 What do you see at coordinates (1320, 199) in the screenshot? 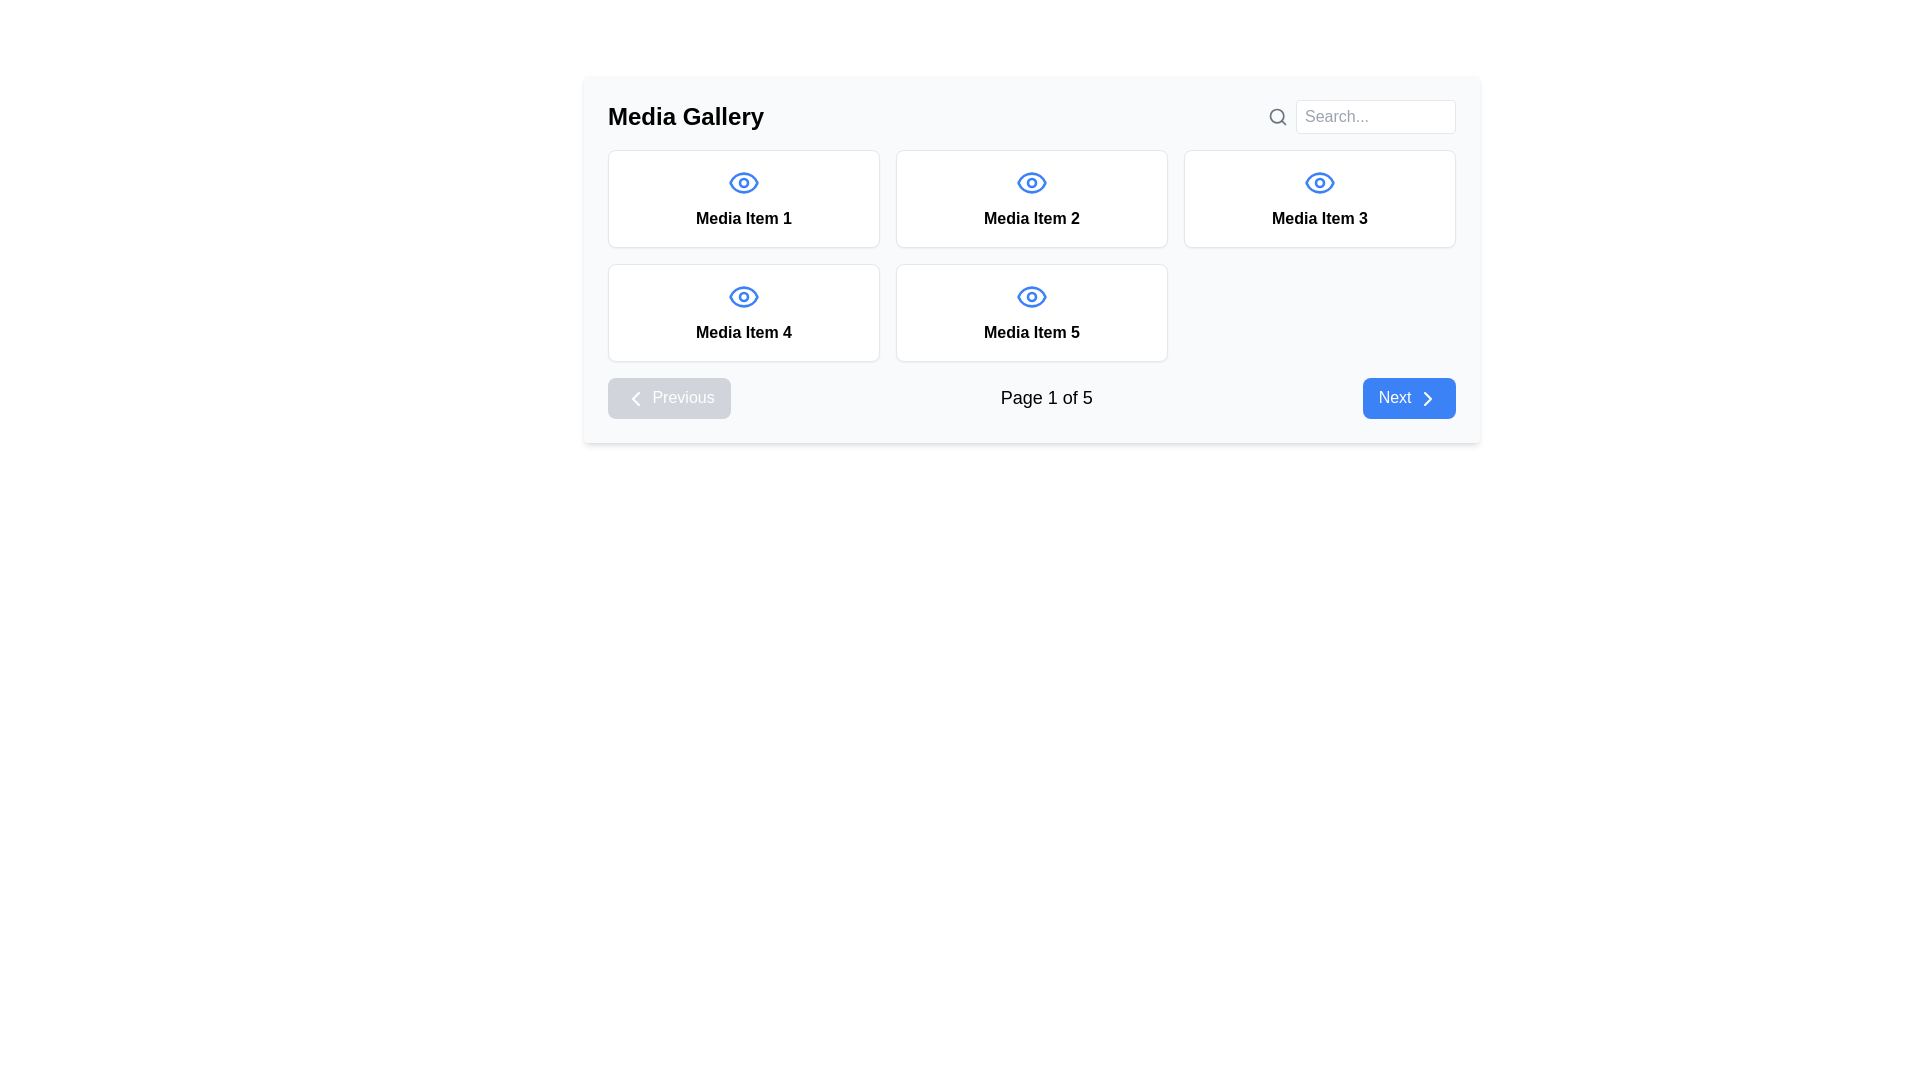
I see `the selectable card representing 'Media Item 3' located at the top-right corner of the grid` at bounding box center [1320, 199].